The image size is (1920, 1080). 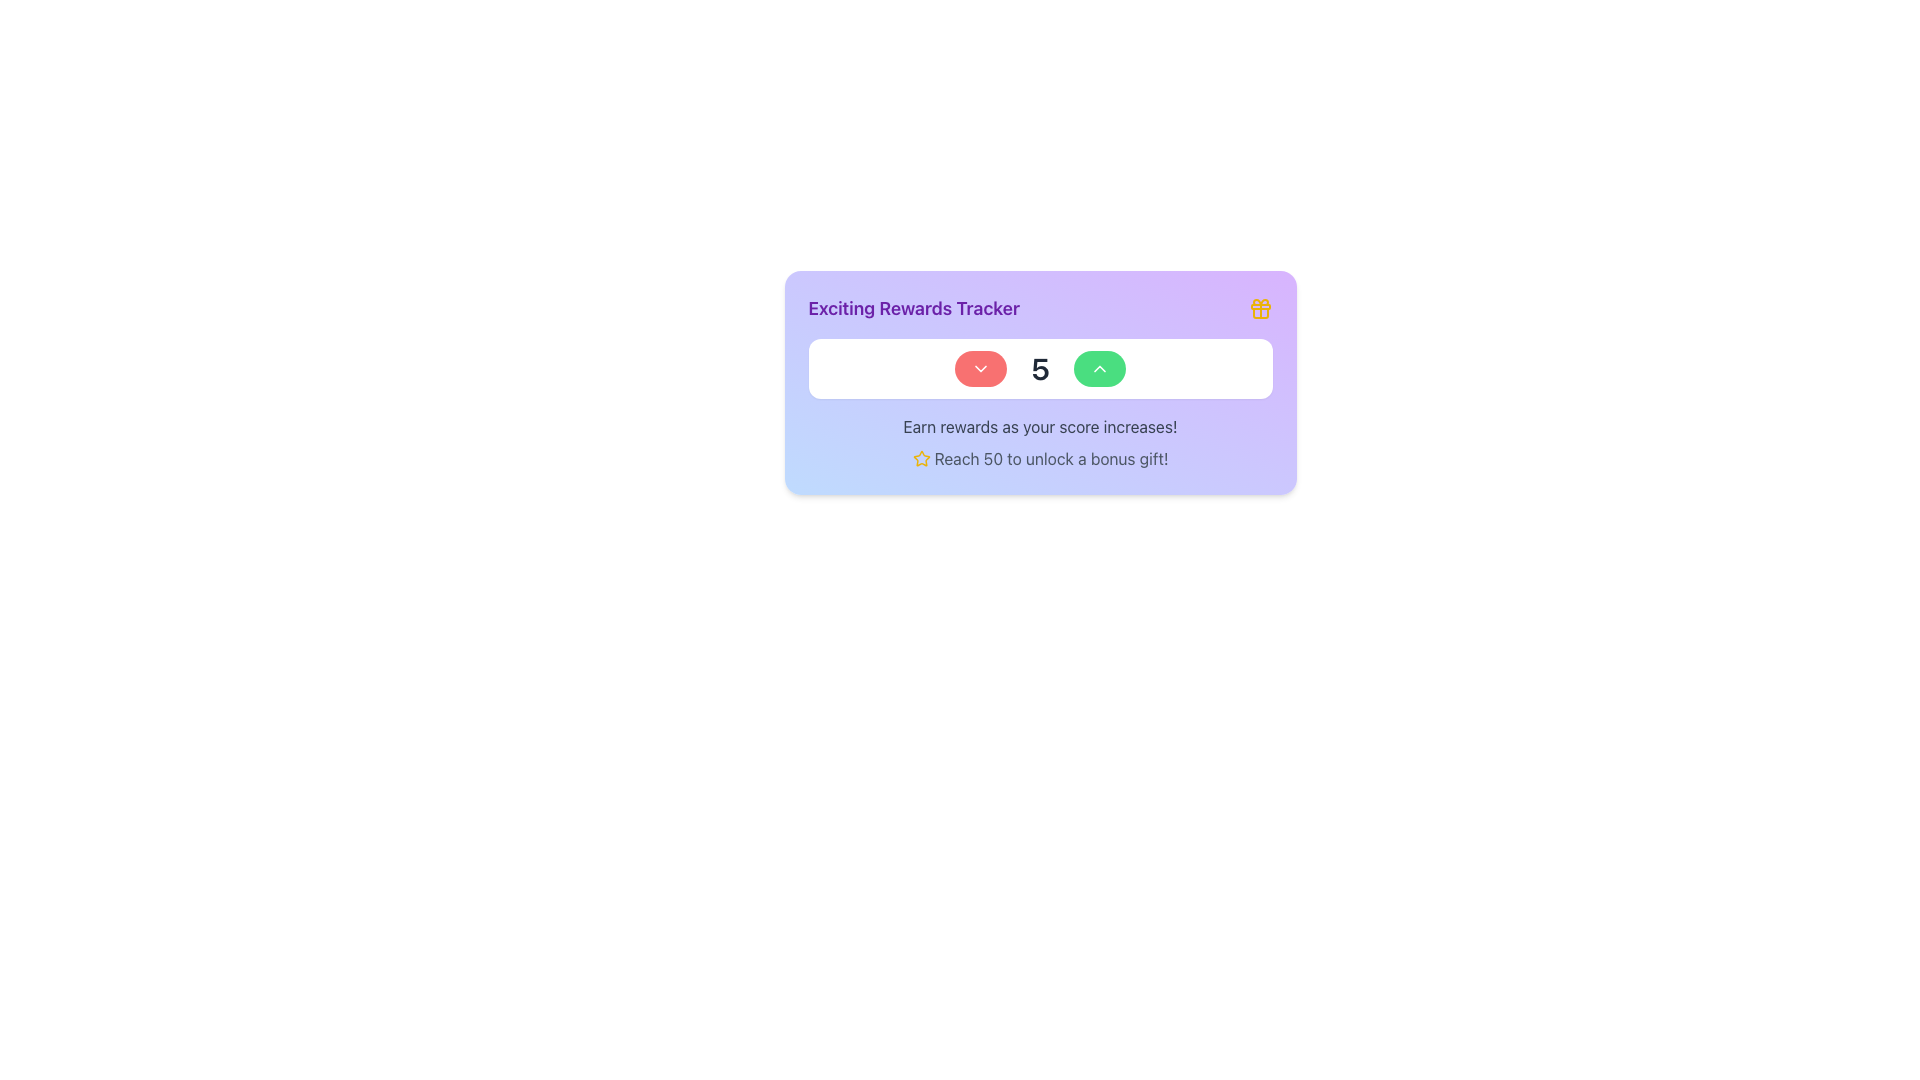 What do you see at coordinates (1098, 369) in the screenshot?
I see `the chevron upwards icon button, which is styled in green and located to the right of the numeric value '5' in the rewards tracker interface, to increment the value` at bounding box center [1098, 369].